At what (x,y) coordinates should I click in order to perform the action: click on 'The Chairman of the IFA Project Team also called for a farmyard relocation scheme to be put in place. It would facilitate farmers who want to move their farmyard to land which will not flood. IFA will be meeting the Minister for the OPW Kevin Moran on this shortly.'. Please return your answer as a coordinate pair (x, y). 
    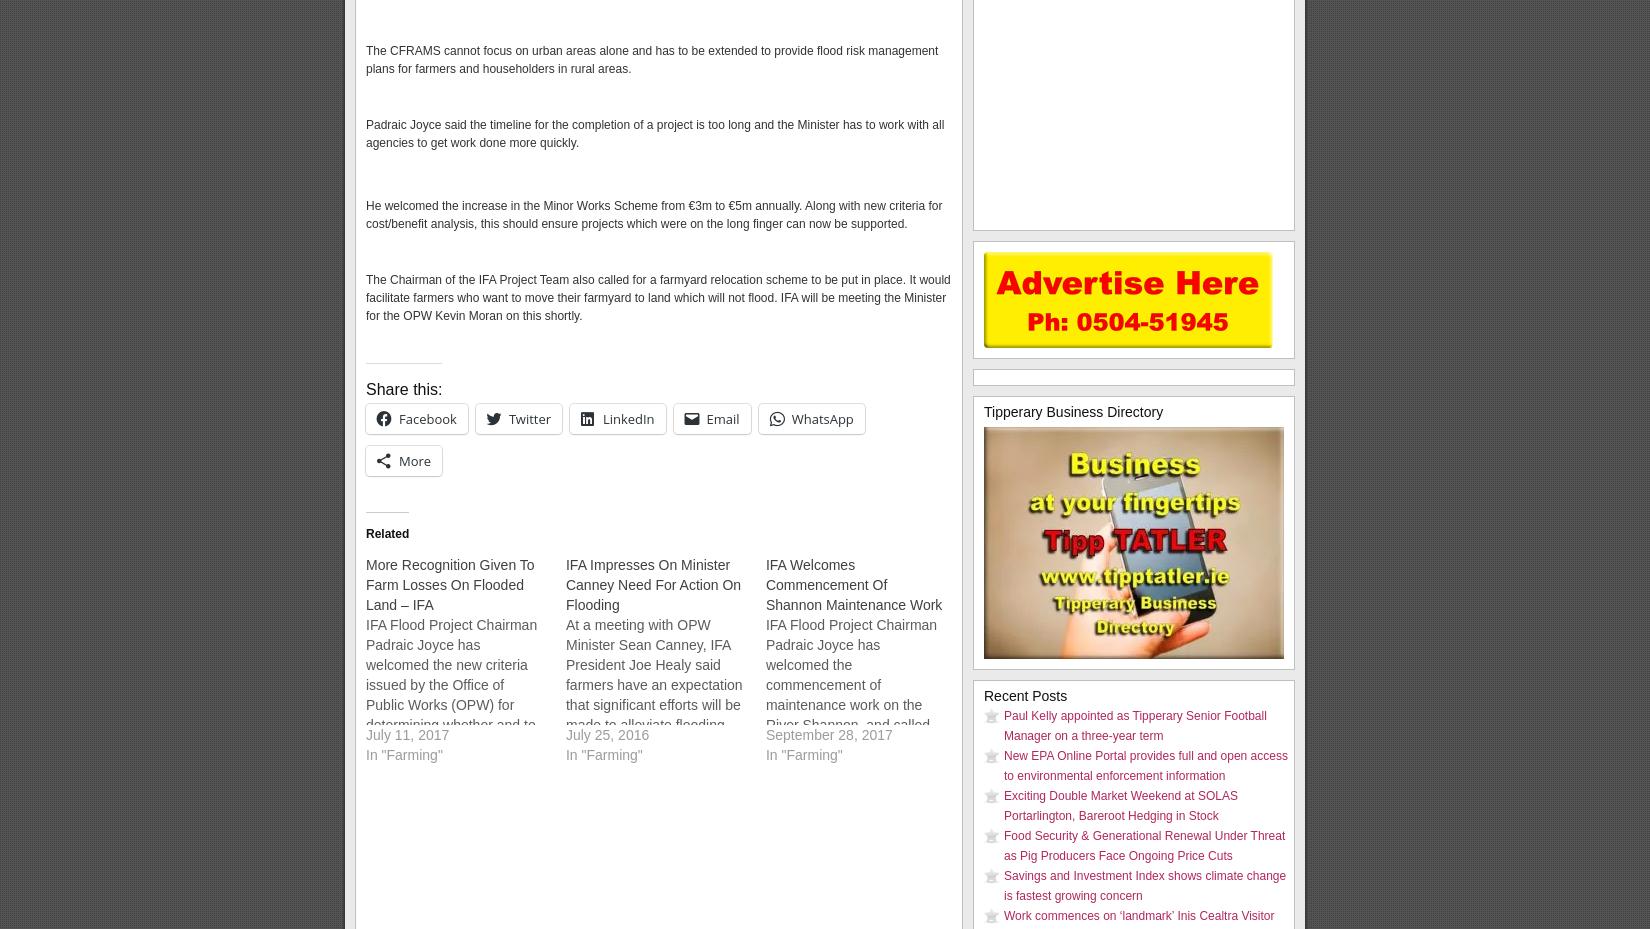
    Looking at the image, I should click on (365, 298).